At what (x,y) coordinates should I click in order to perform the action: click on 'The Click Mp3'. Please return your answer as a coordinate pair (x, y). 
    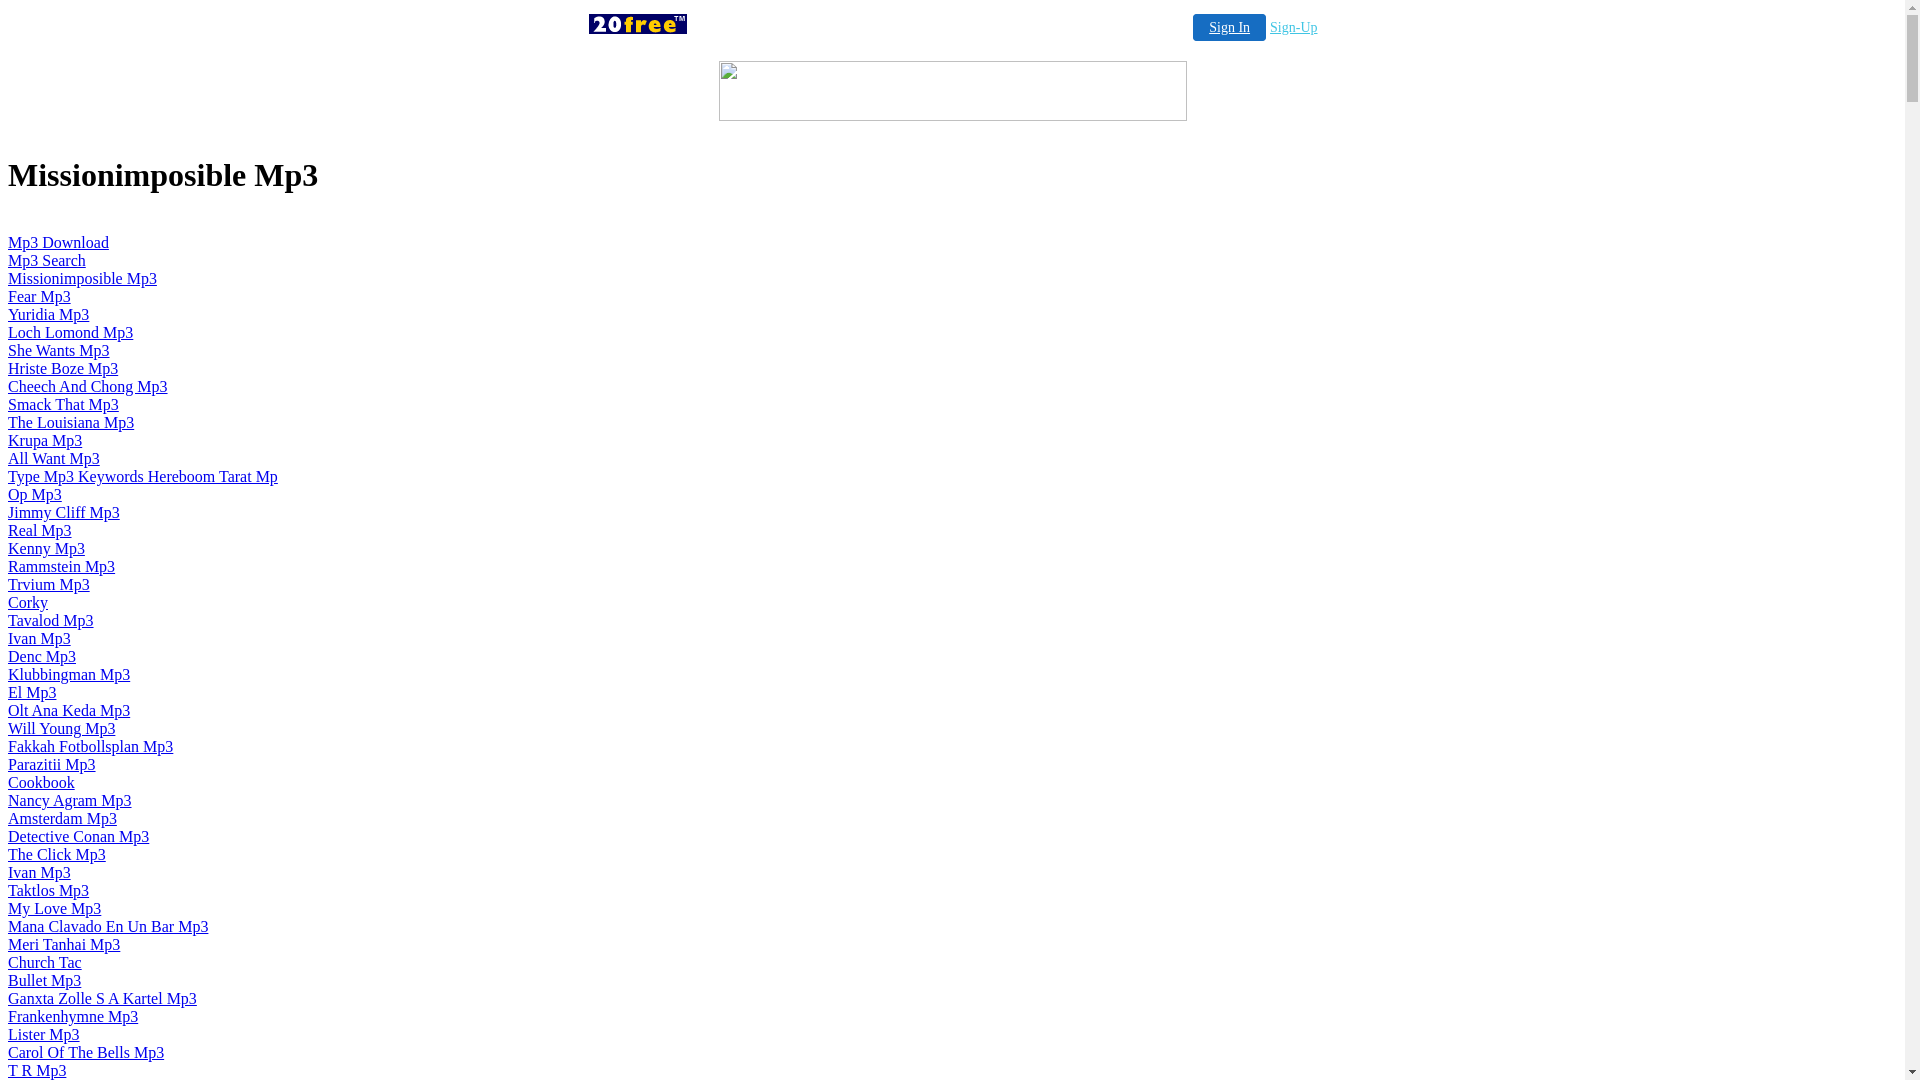
    Looking at the image, I should click on (57, 854).